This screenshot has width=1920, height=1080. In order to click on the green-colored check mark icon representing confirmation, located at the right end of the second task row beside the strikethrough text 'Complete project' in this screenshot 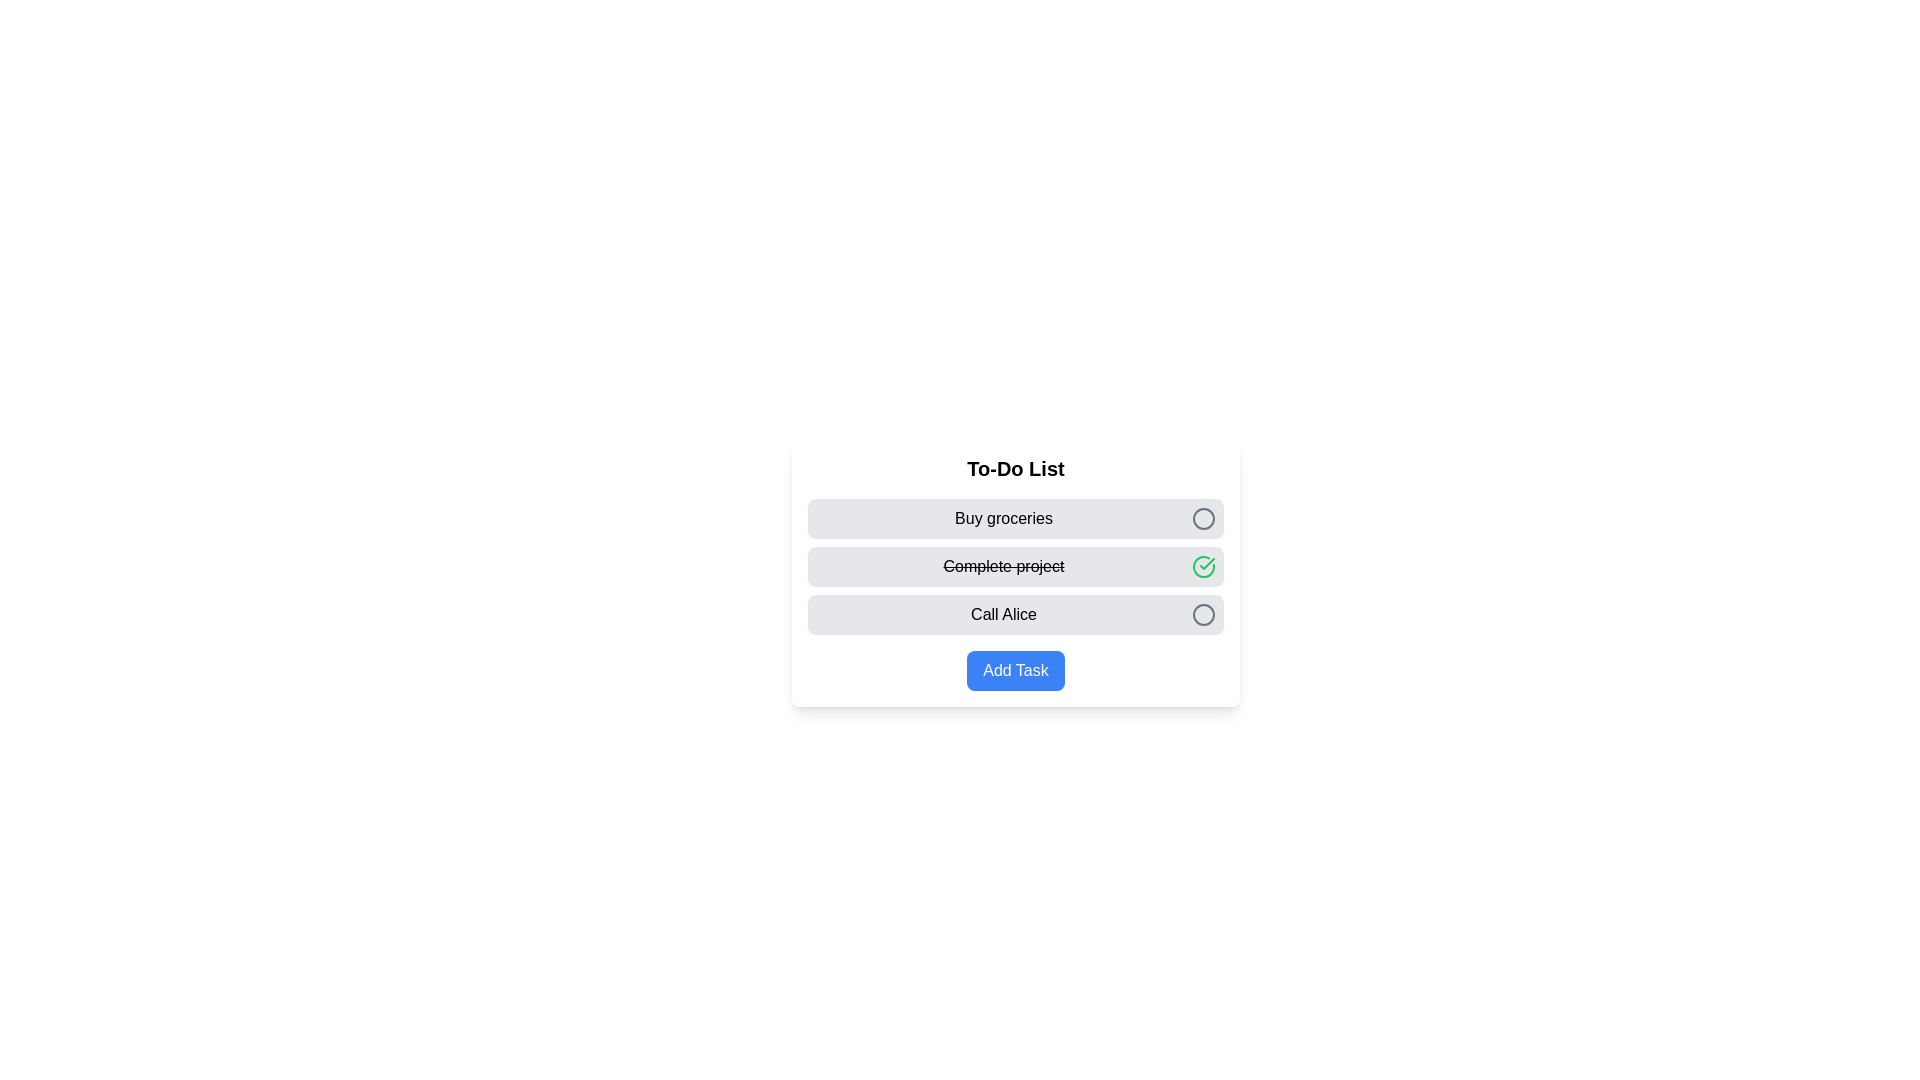, I will do `click(1206, 563)`.